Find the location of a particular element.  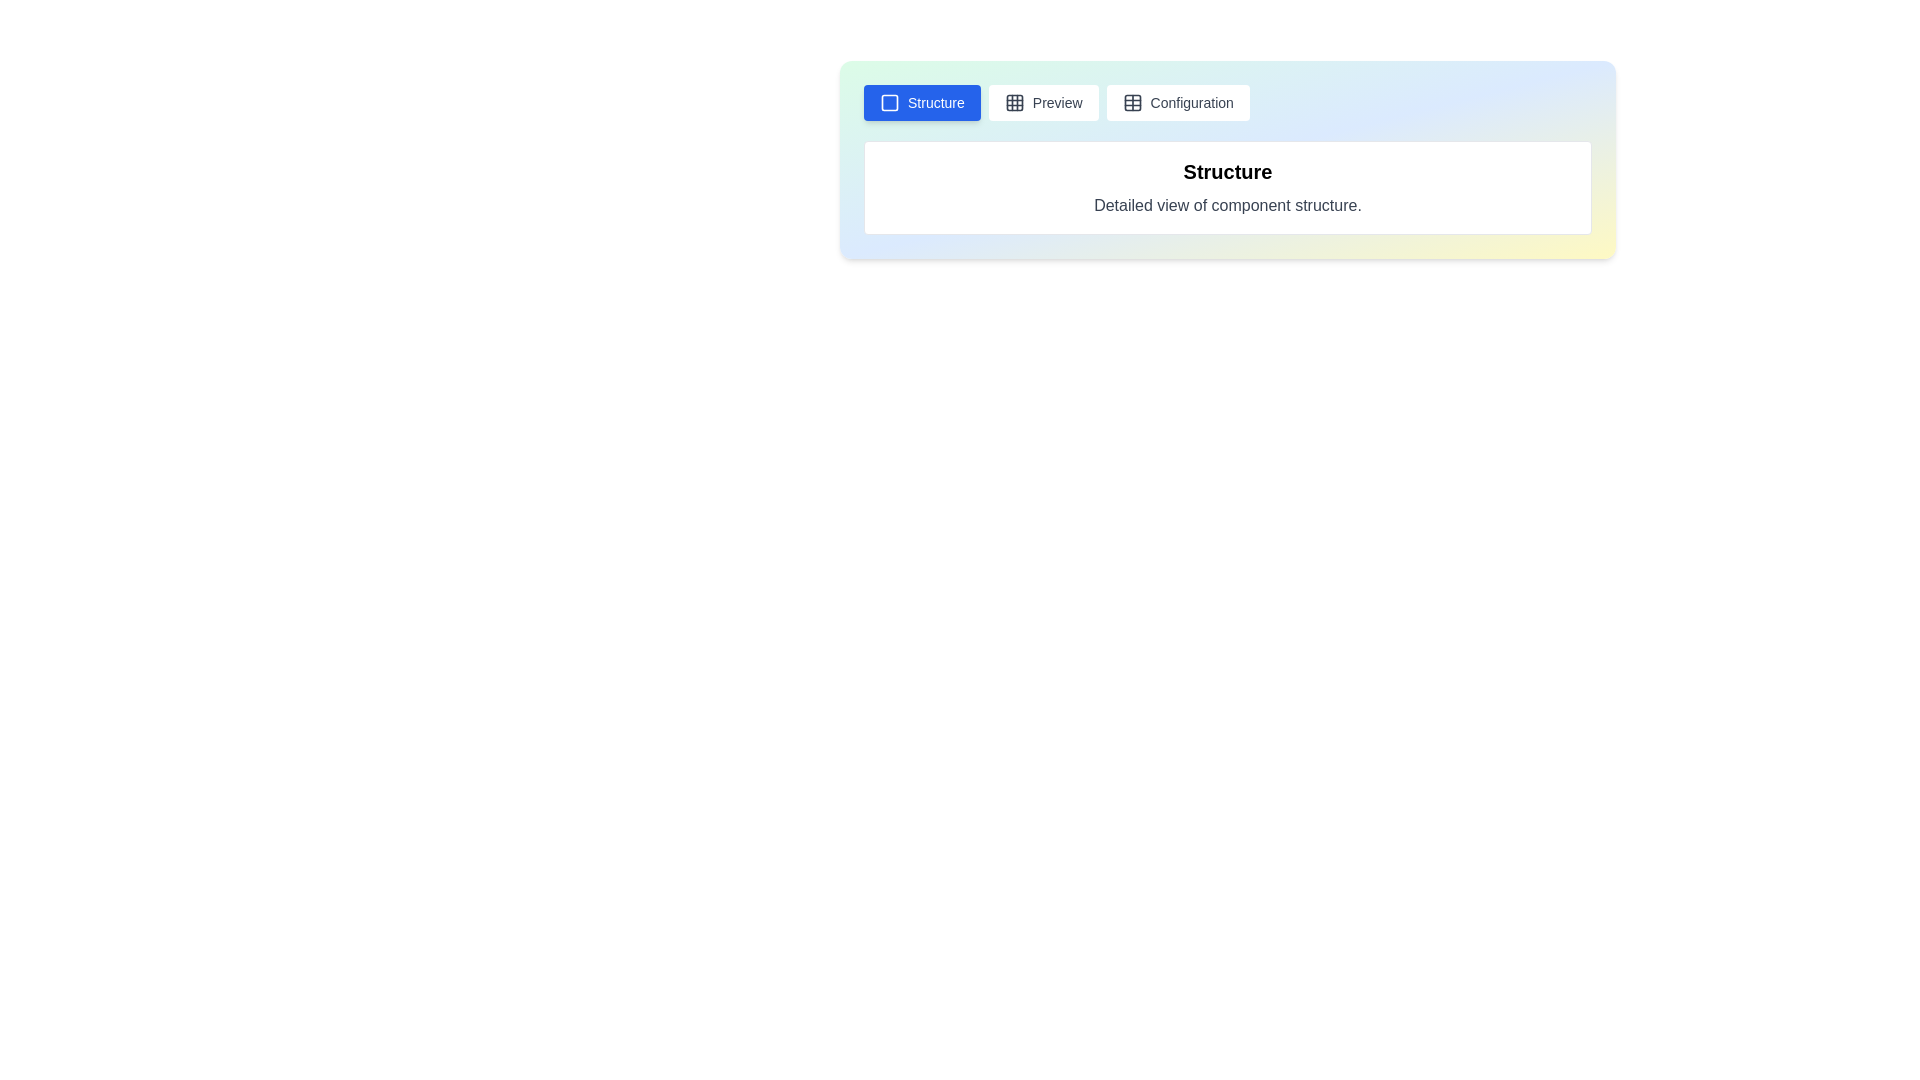

the Preview tab to observe its layout is located at coordinates (1041, 103).